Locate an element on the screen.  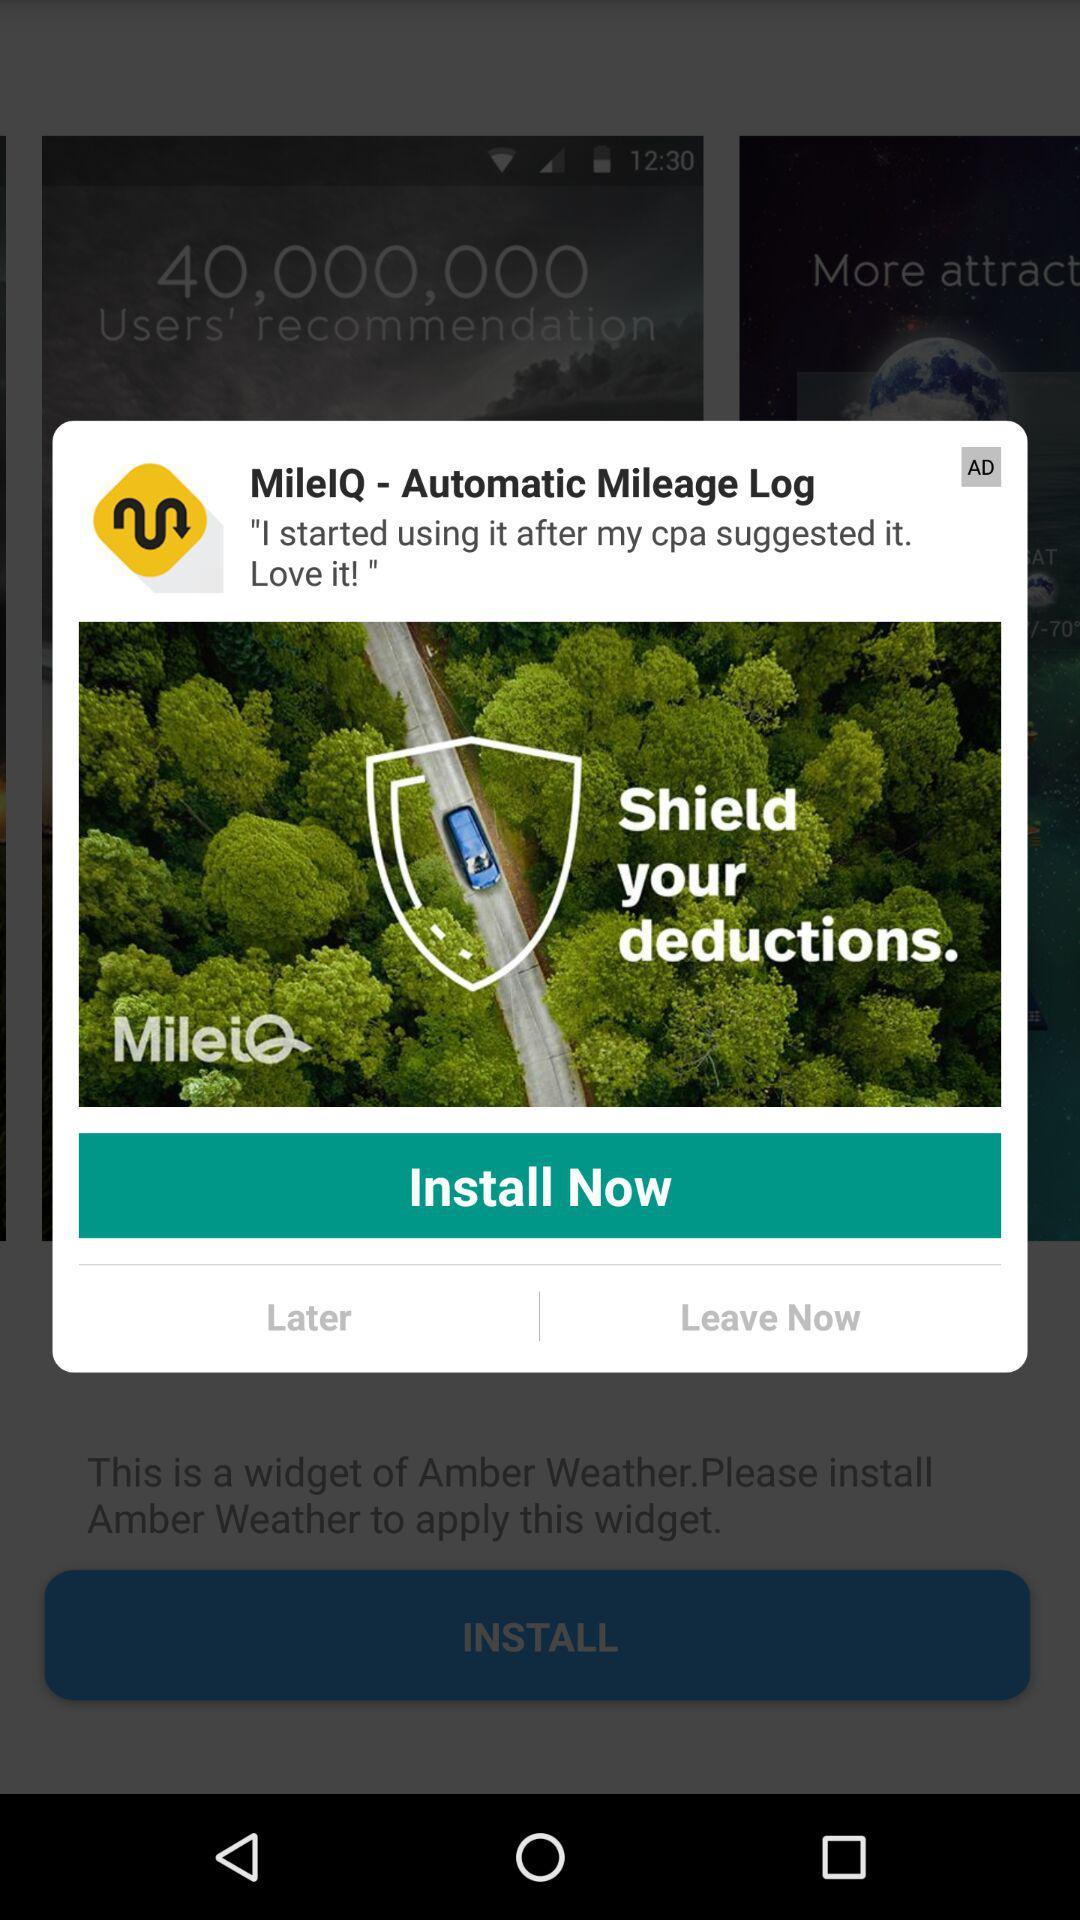
item to the left of the ad item is located at coordinates (531, 481).